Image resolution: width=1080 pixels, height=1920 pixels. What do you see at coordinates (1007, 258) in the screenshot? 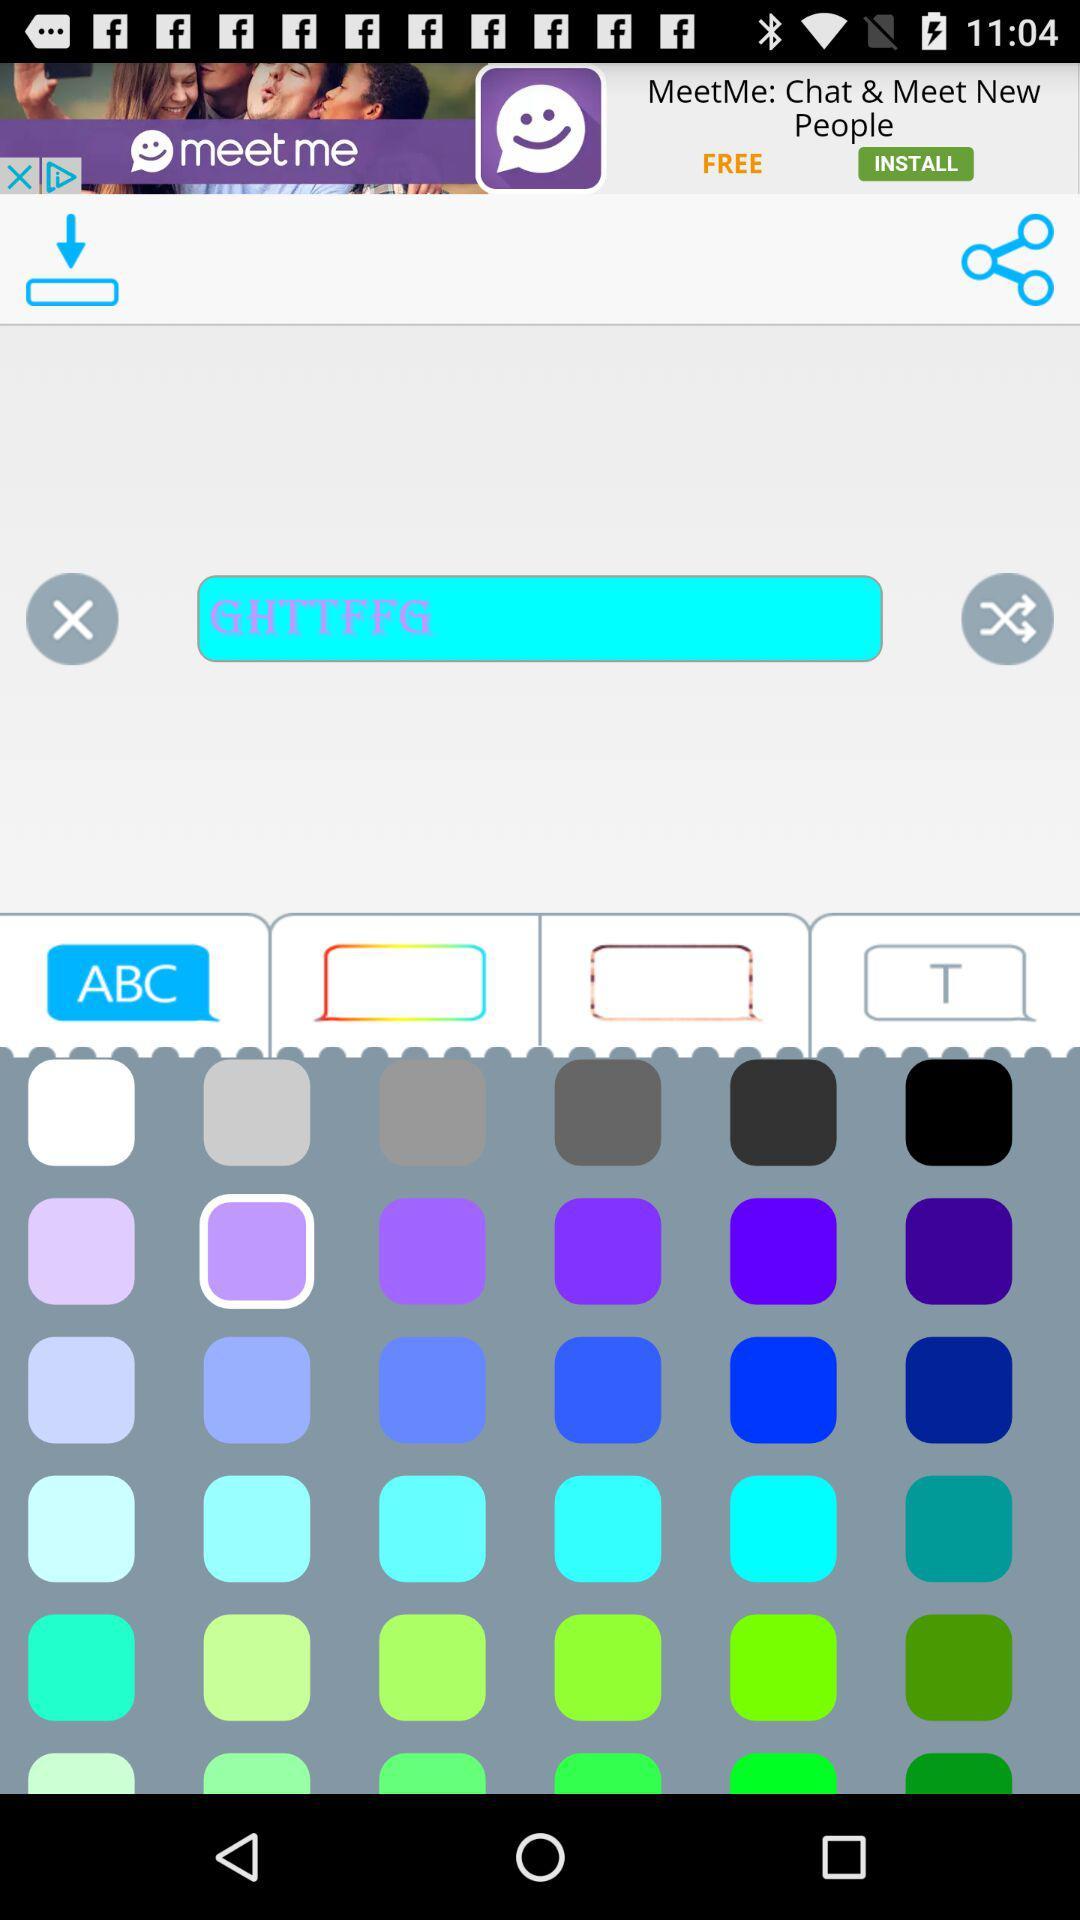
I see `share` at bounding box center [1007, 258].